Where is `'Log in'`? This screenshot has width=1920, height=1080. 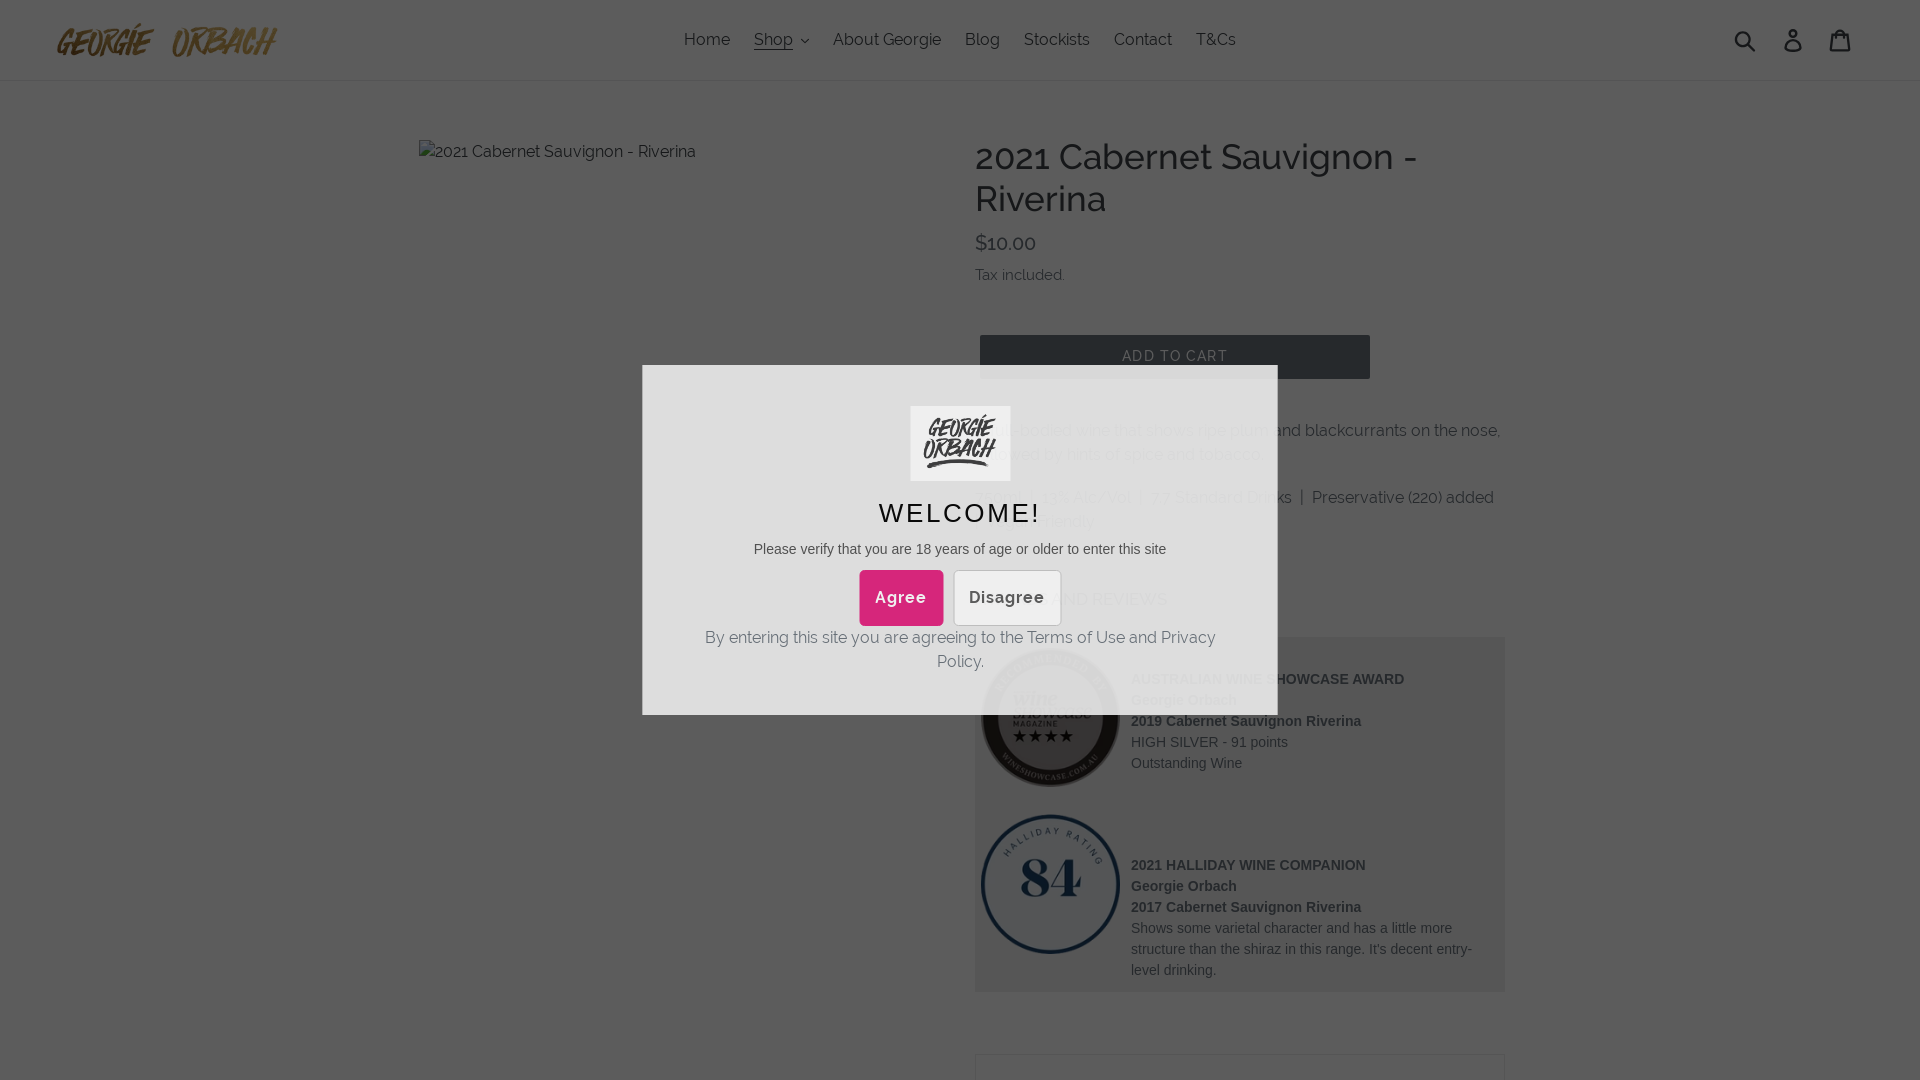 'Log in' is located at coordinates (1794, 39).